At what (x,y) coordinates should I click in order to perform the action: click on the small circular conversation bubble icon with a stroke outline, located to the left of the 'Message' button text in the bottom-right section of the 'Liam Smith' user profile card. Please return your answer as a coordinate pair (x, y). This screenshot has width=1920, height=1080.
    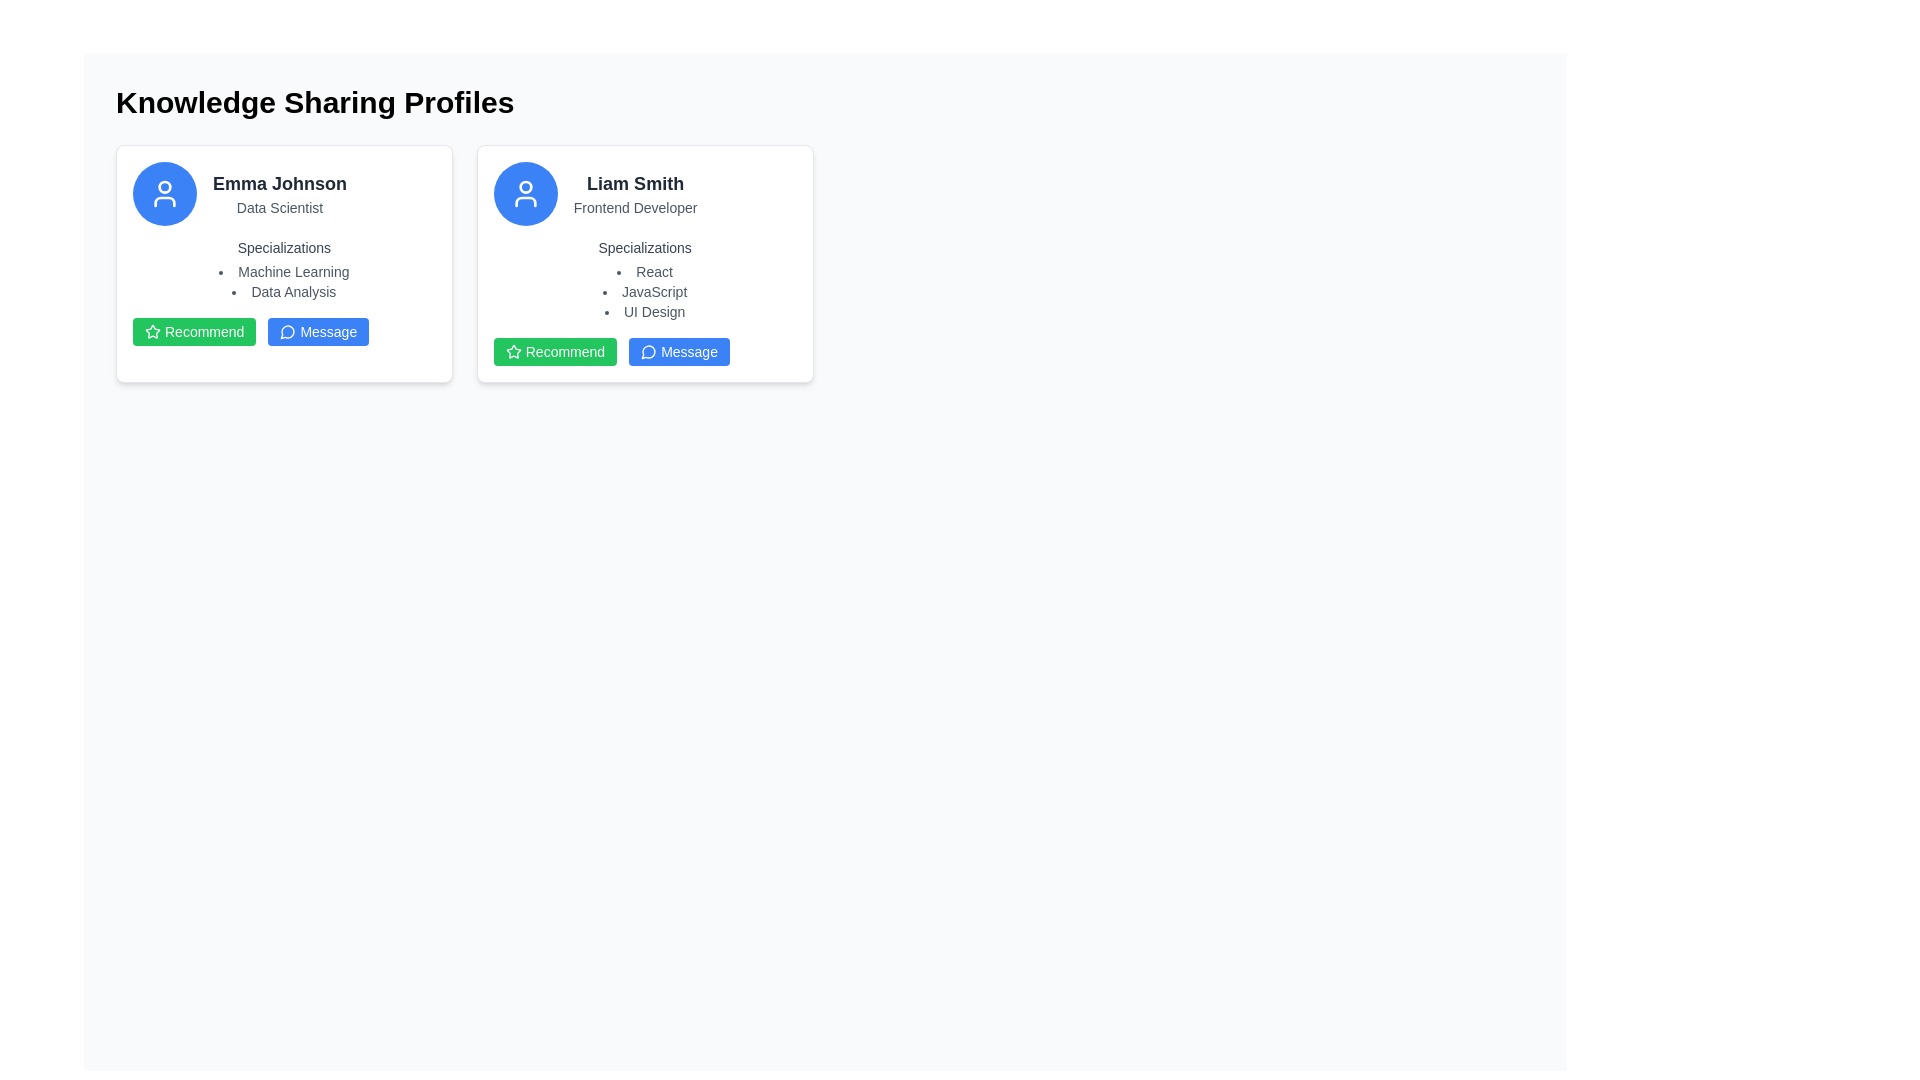
    Looking at the image, I should click on (649, 350).